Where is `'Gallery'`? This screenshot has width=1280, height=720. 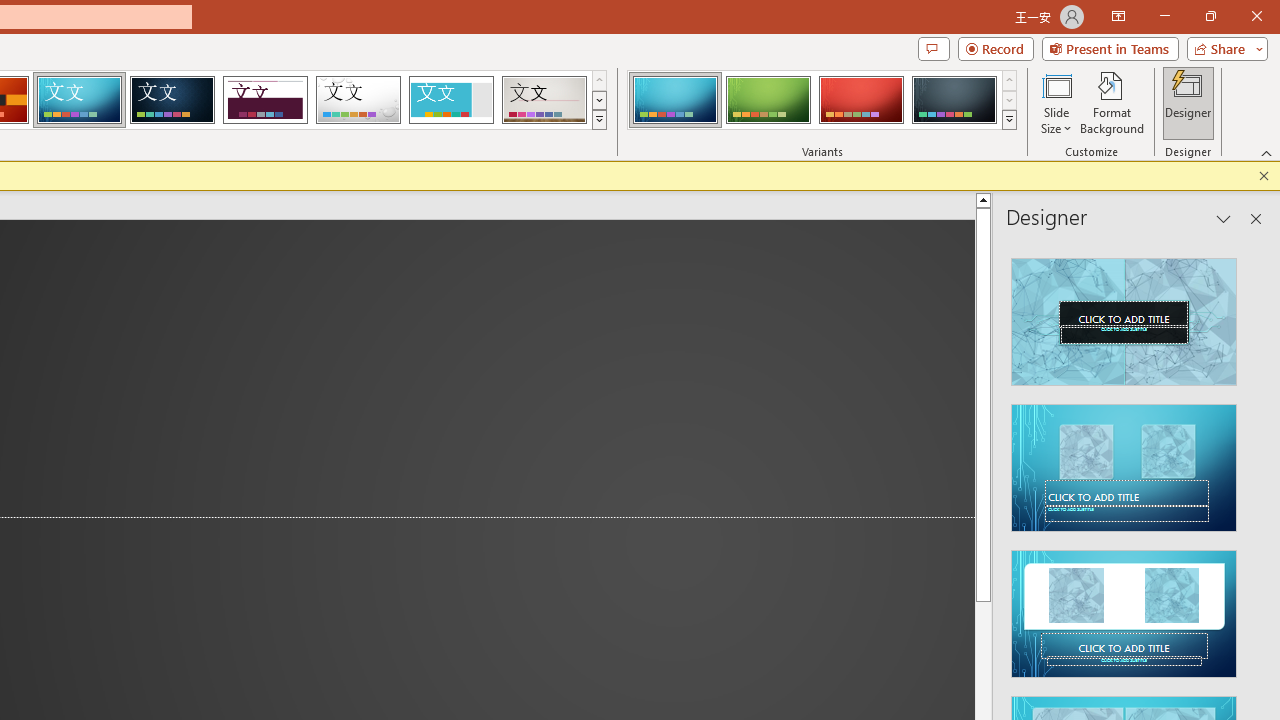
'Gallery' is located at coordinates (544, 100).